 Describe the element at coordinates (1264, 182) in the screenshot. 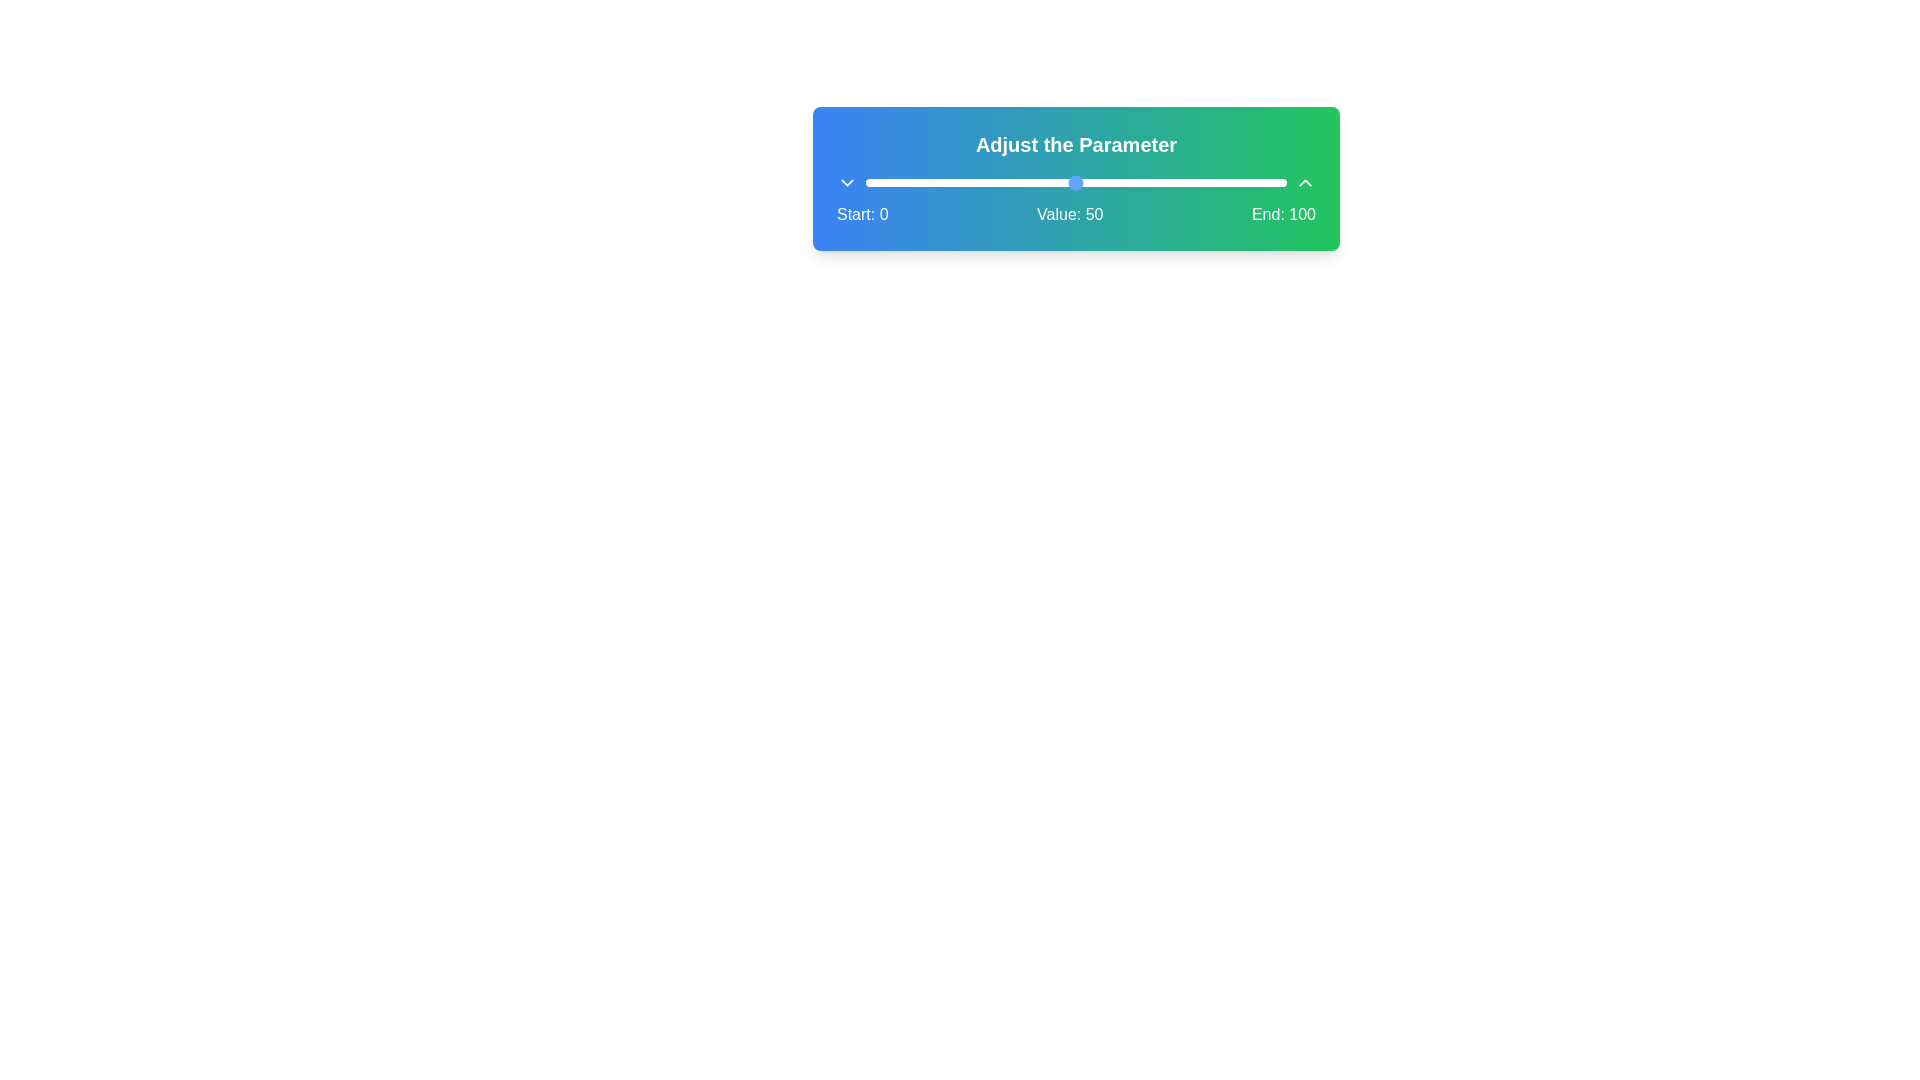

I see `the slider value` at that location.